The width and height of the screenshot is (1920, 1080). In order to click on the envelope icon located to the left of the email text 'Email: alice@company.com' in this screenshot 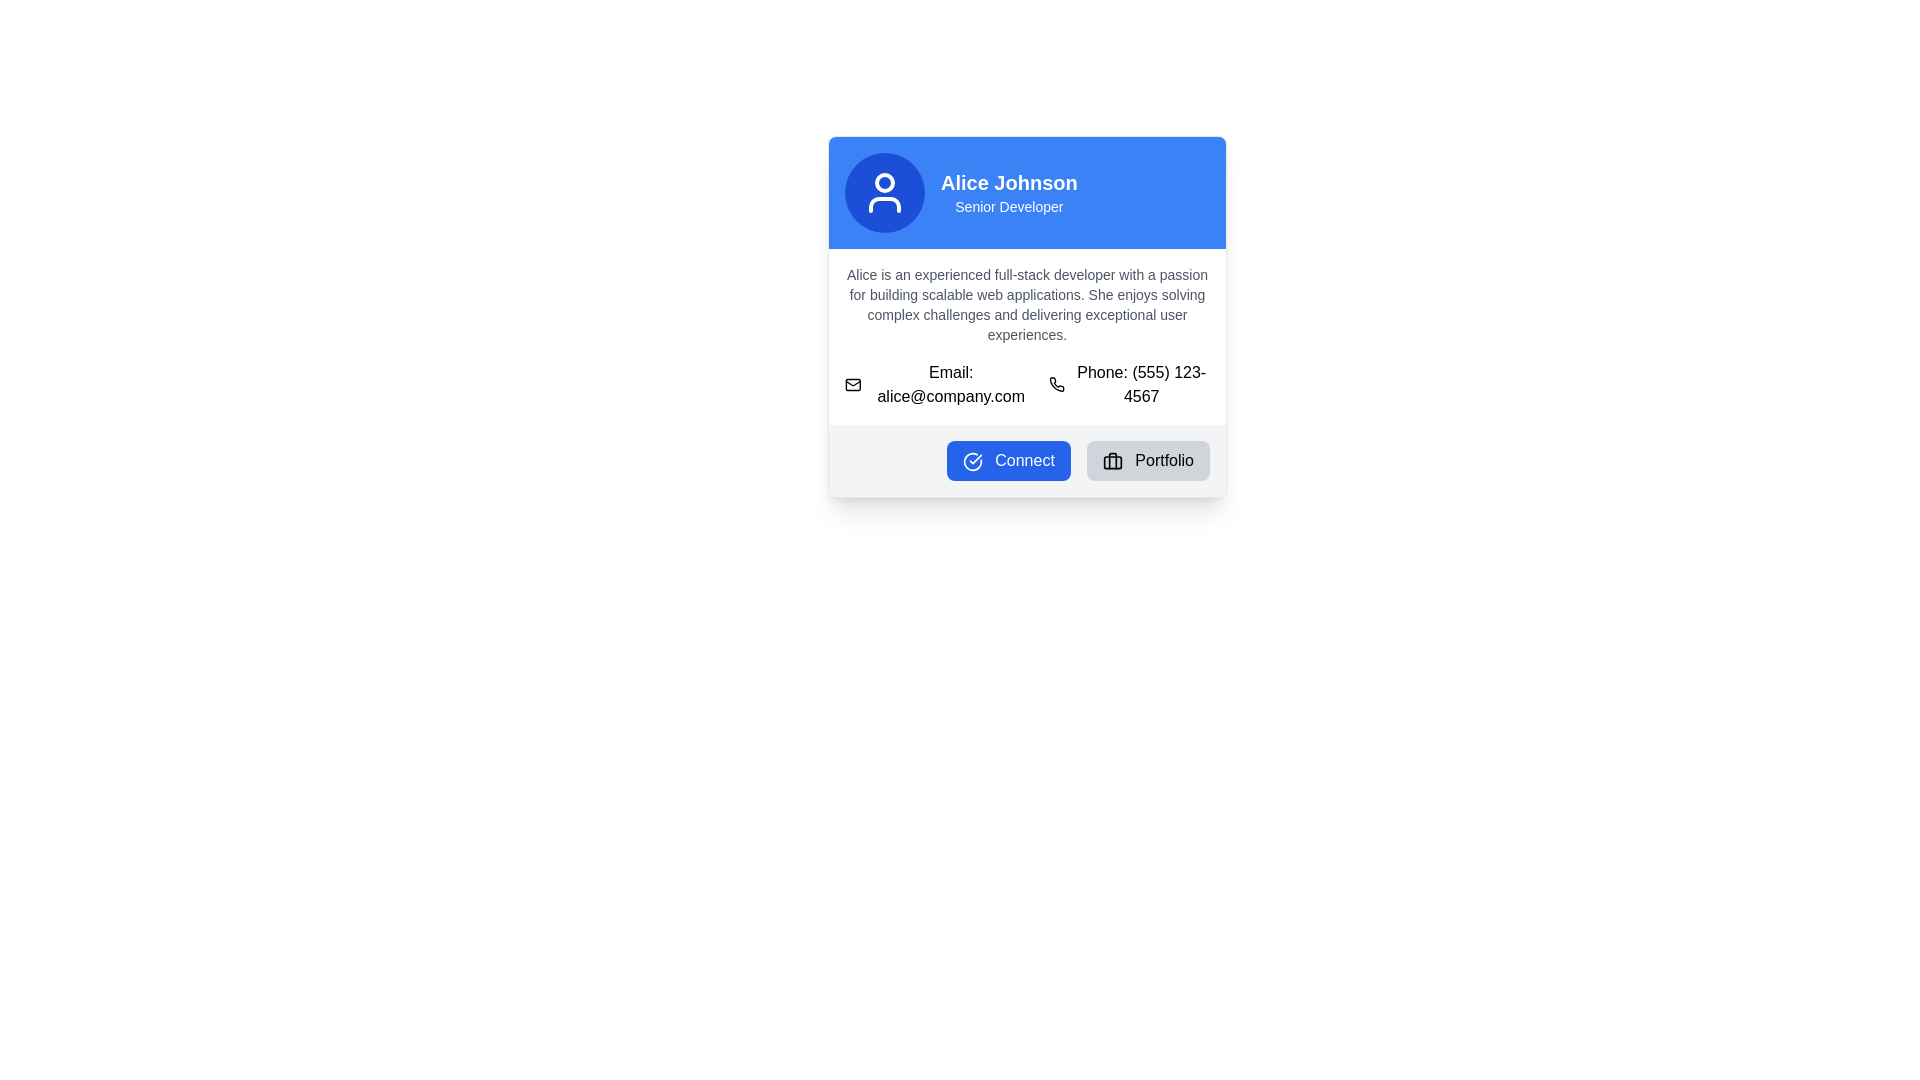, I will do `click(853, 385)`.